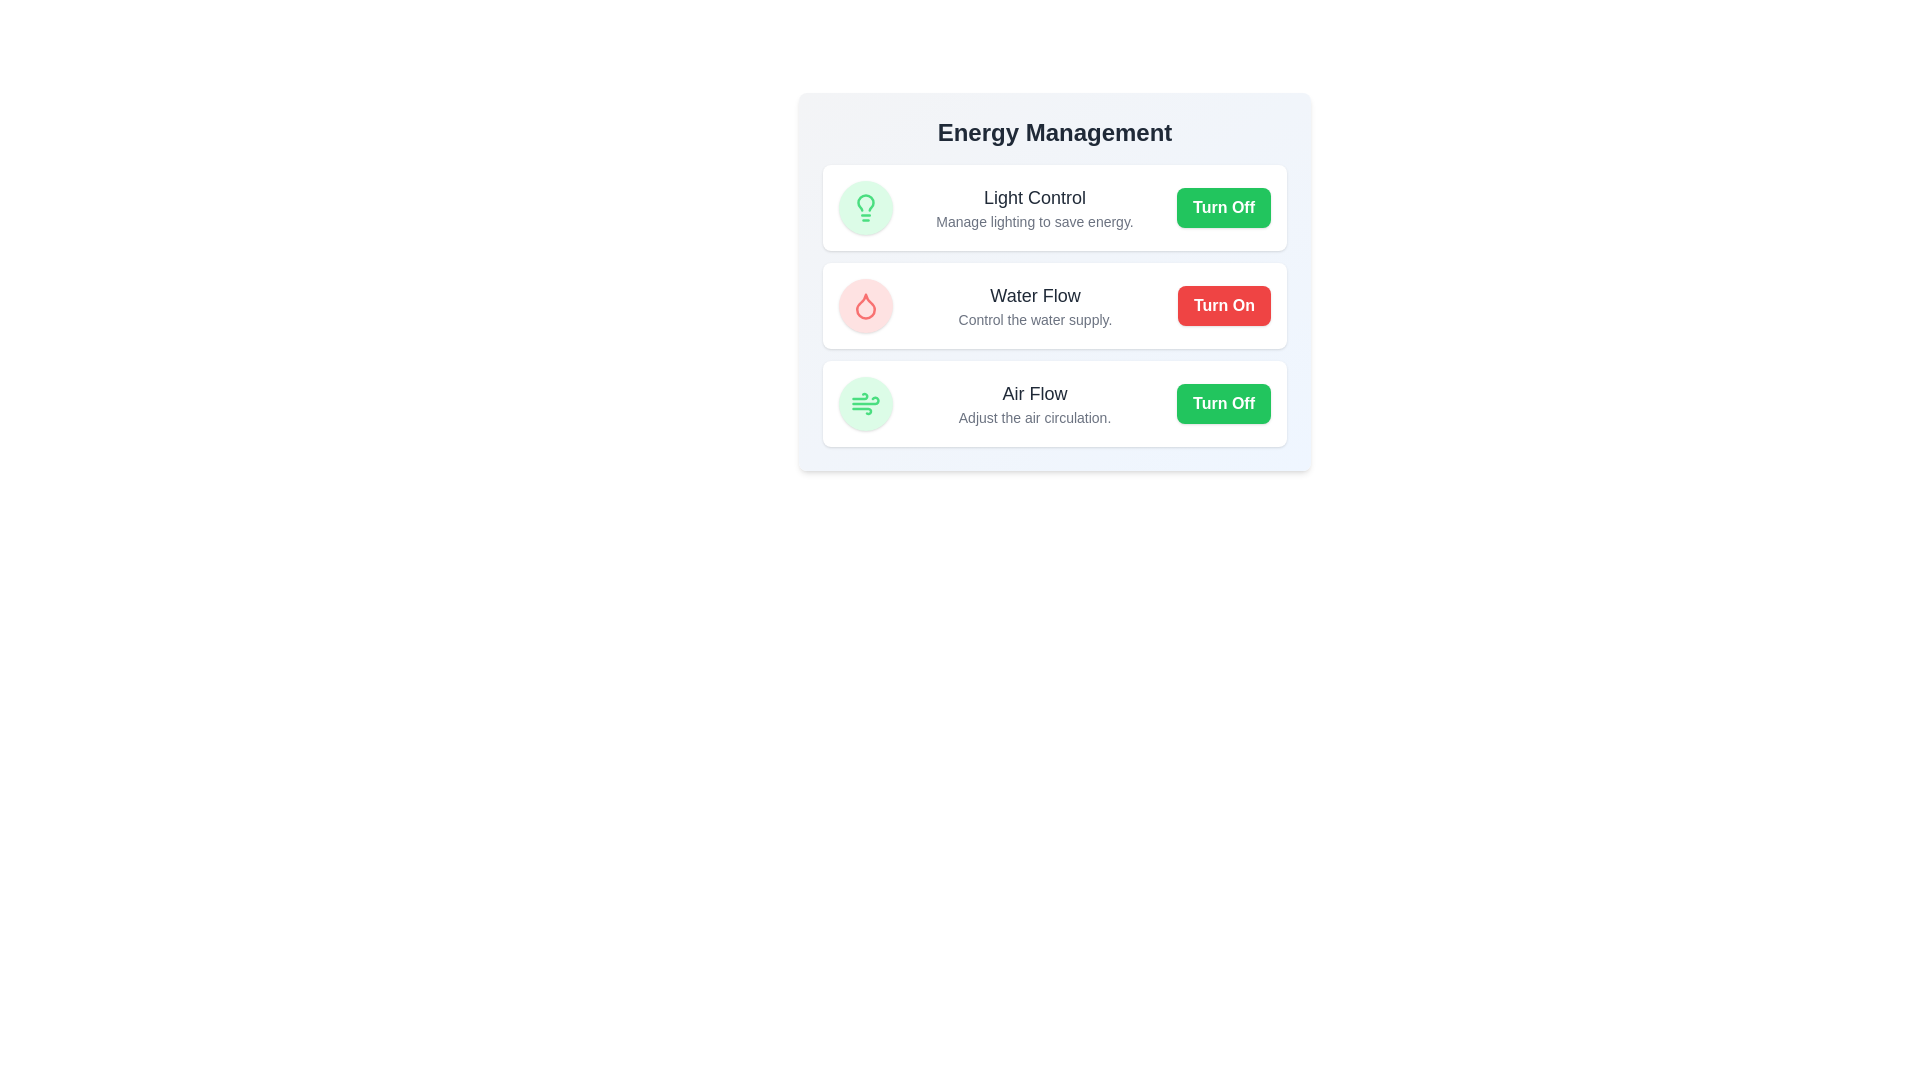 This screenshot has width=1920, height=1080. I want to click on the heading at the top of the card layout, which indicates the main topic related to managing energy-related resources, so click(1054, 132).